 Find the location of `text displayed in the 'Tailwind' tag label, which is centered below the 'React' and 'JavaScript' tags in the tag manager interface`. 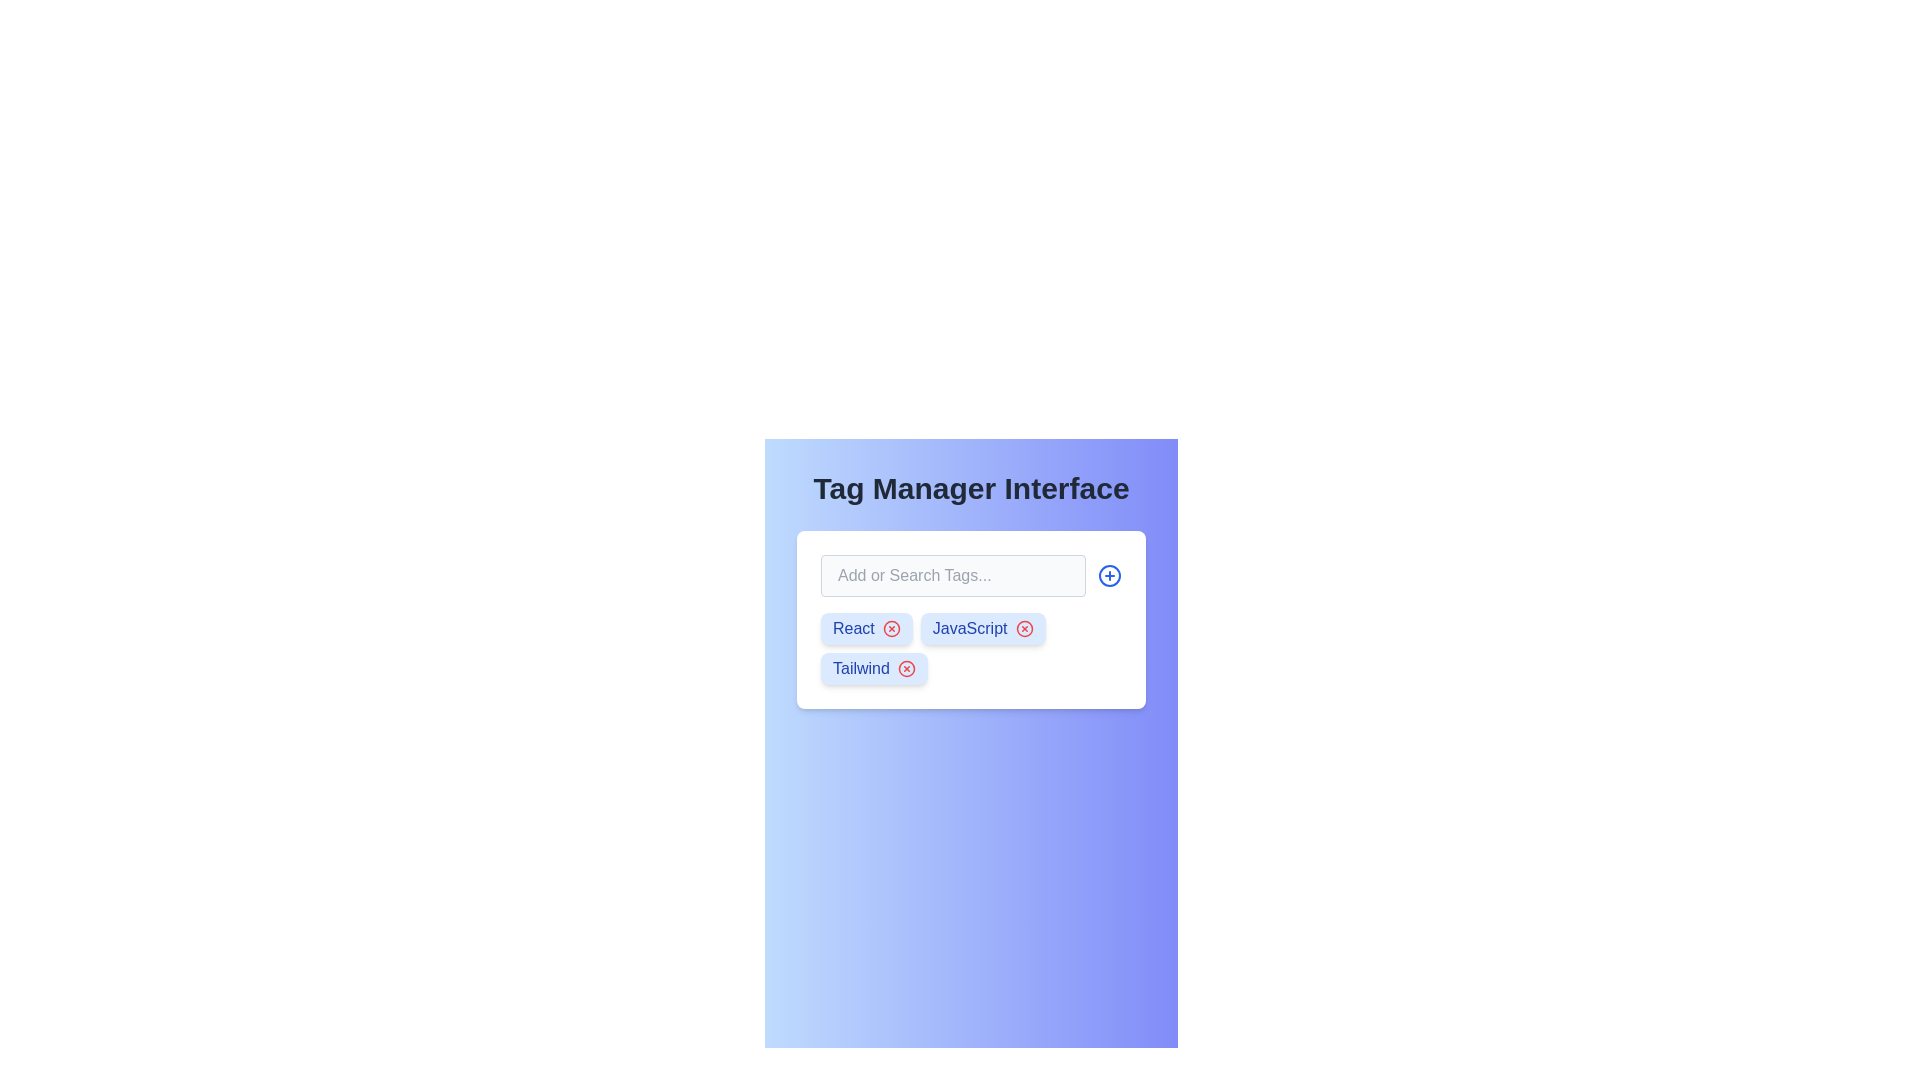

text displayed in the 'Tailwind' tag label, which is centered below the 'React' and 'JavaScript' tags in the tag manager interface is located at coordinates (861, 668).